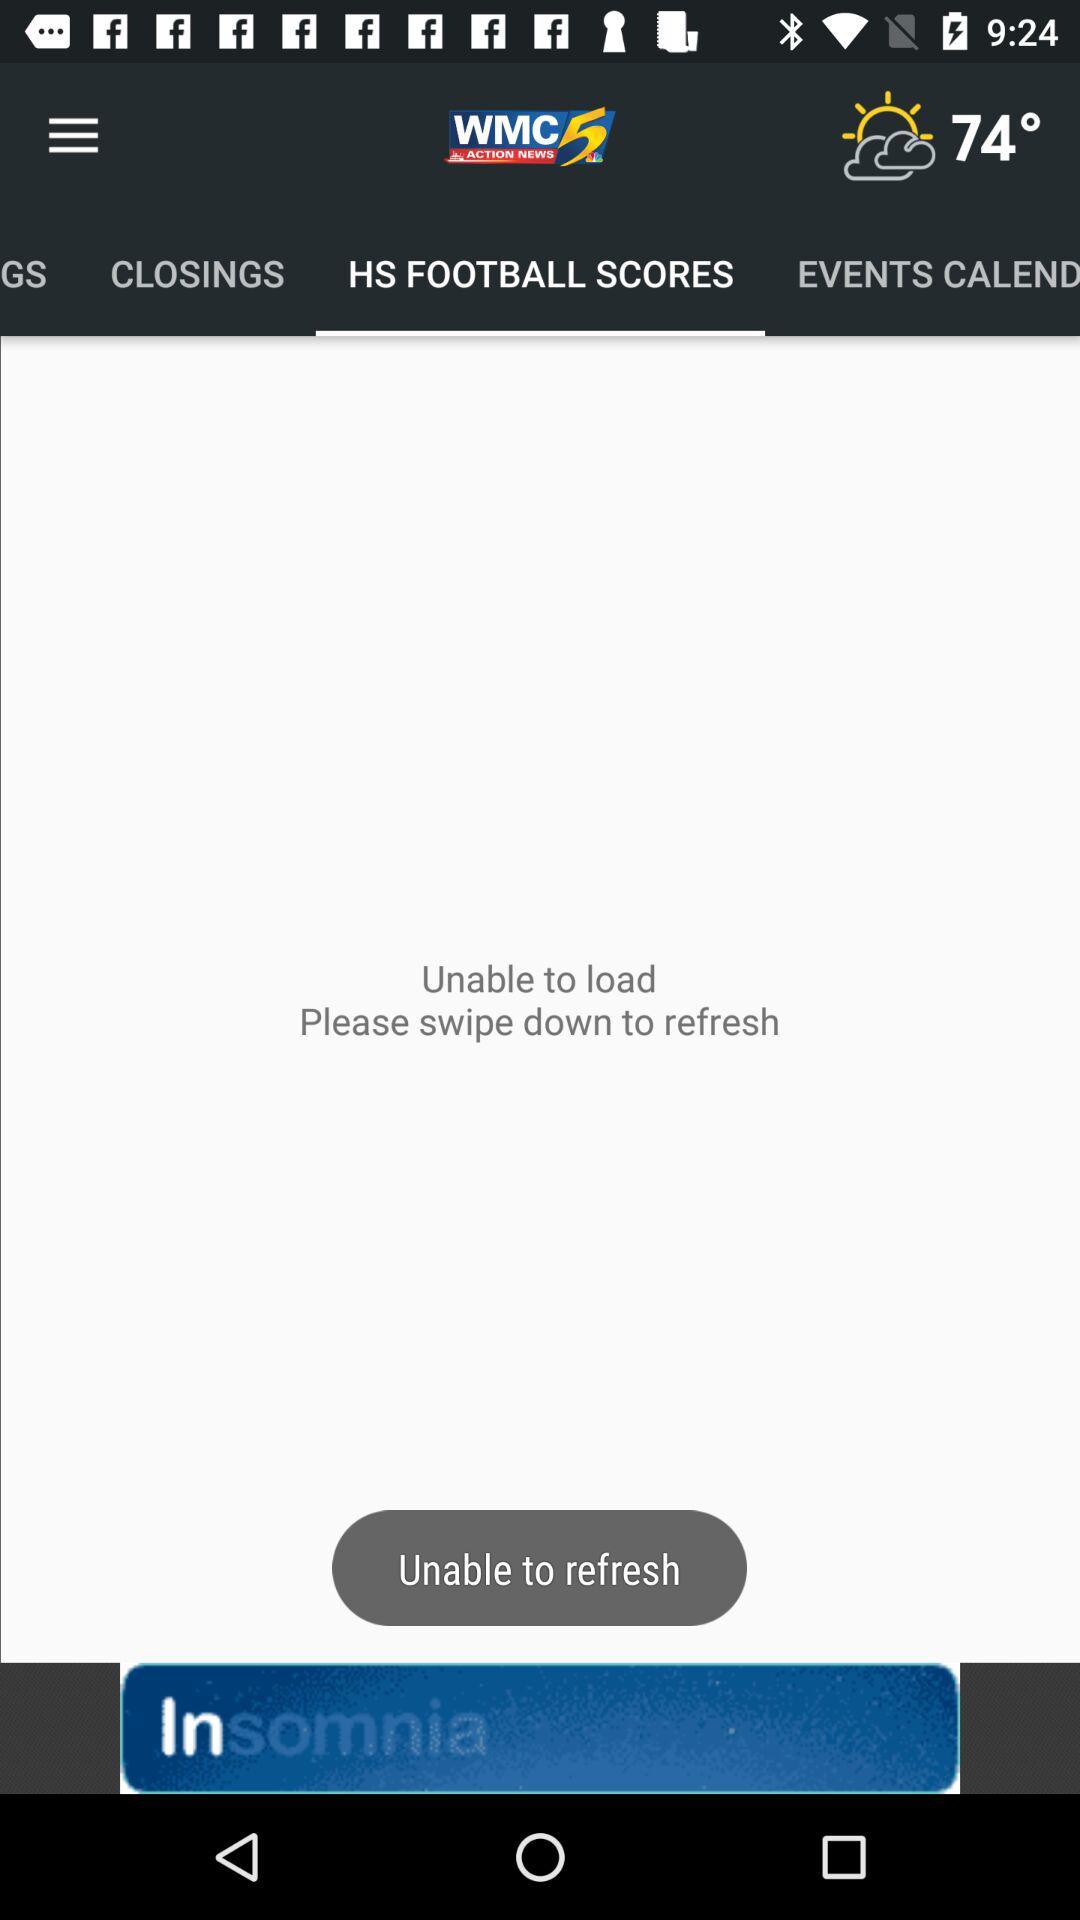 This screenshot has width=1080, height=1920. What do you see at coordinates (886, 135) in the screenshot?
I see `temperature button` at bounding box center [886, 135].